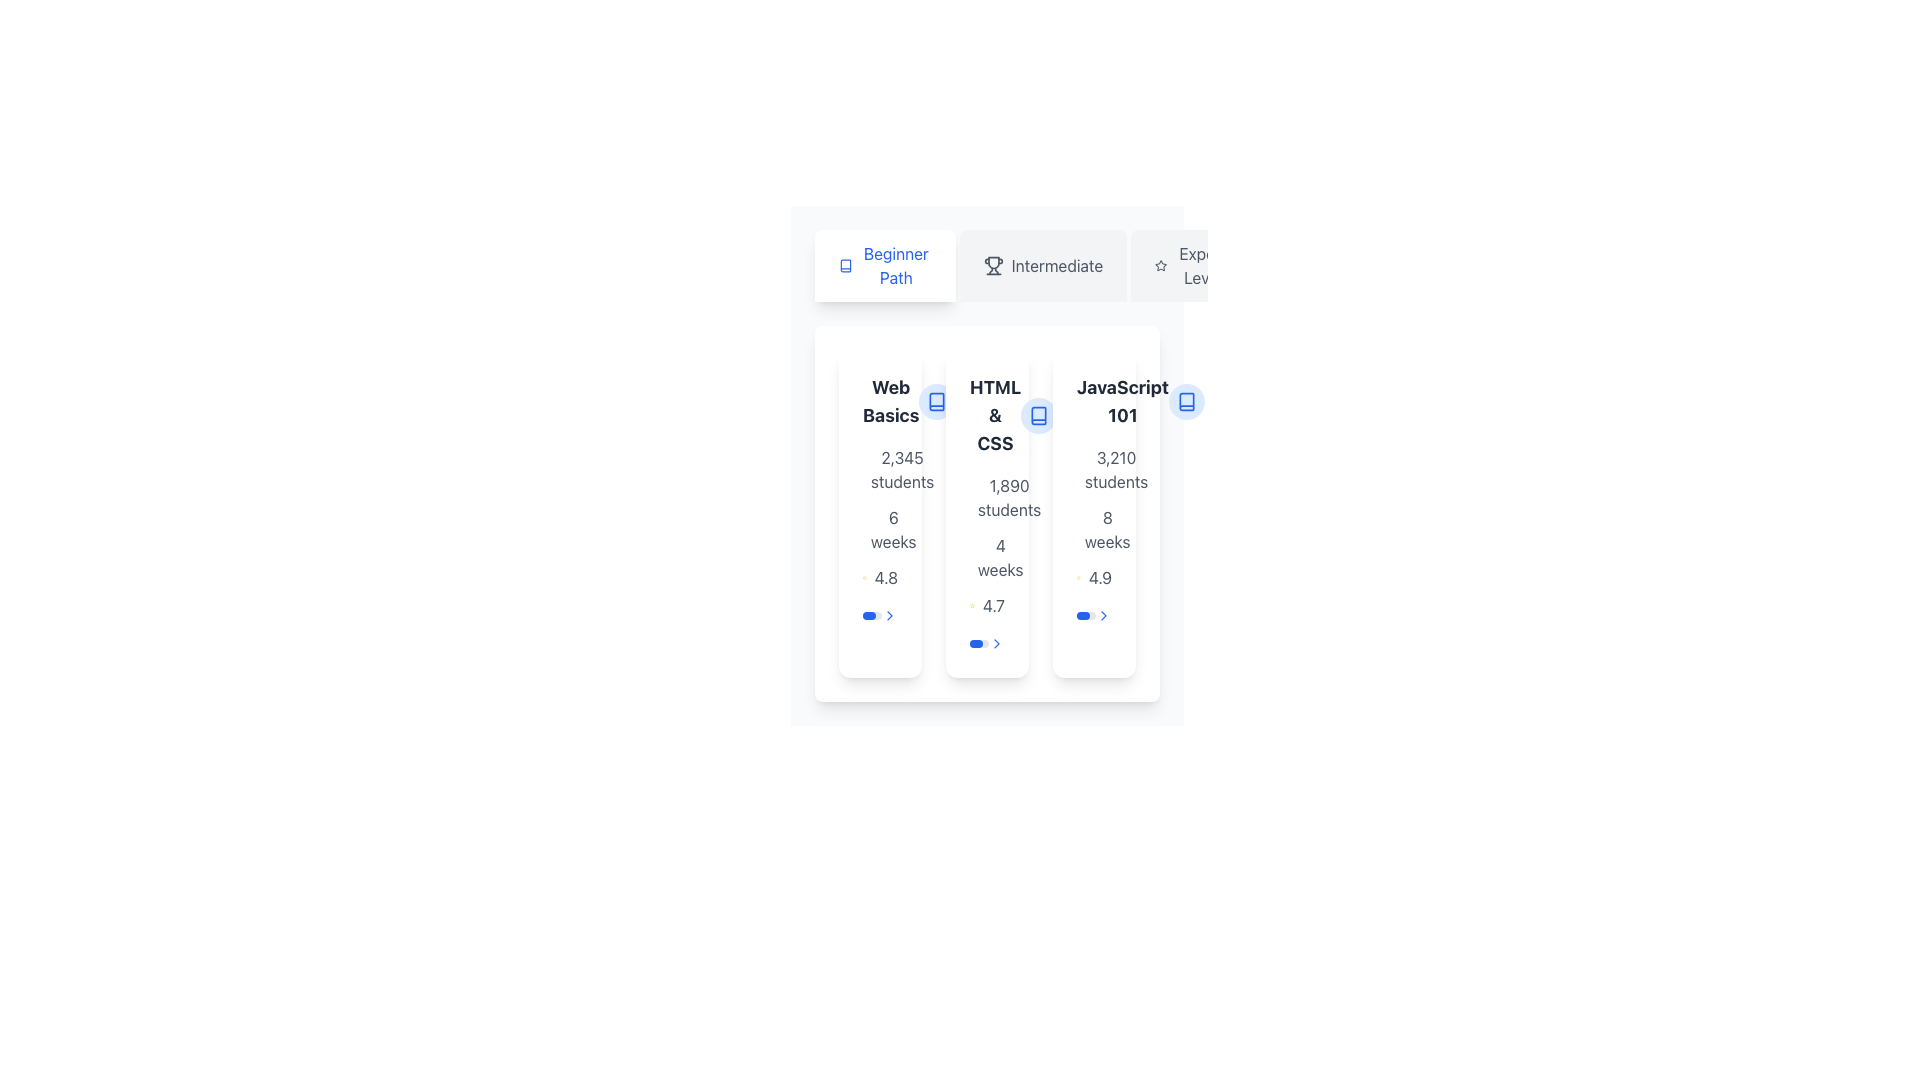 The width and height of the screenshot is (1920, 1080). I want to click on the text block reading '8 weeks' within the 'JavaScript 101' course card, which is styled in dark grey and positioned centrally below the student count, so click(1106, 528).